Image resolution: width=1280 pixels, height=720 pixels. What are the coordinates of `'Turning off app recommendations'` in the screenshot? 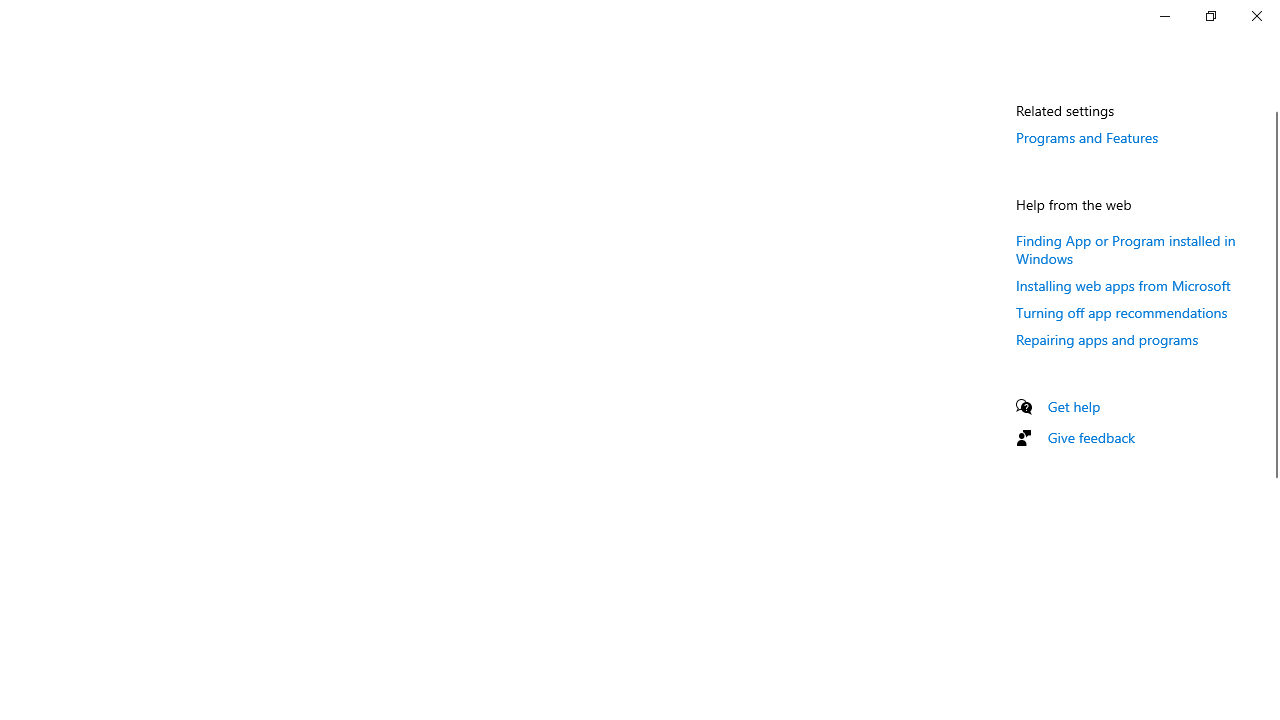 It's located at (1121, 312).